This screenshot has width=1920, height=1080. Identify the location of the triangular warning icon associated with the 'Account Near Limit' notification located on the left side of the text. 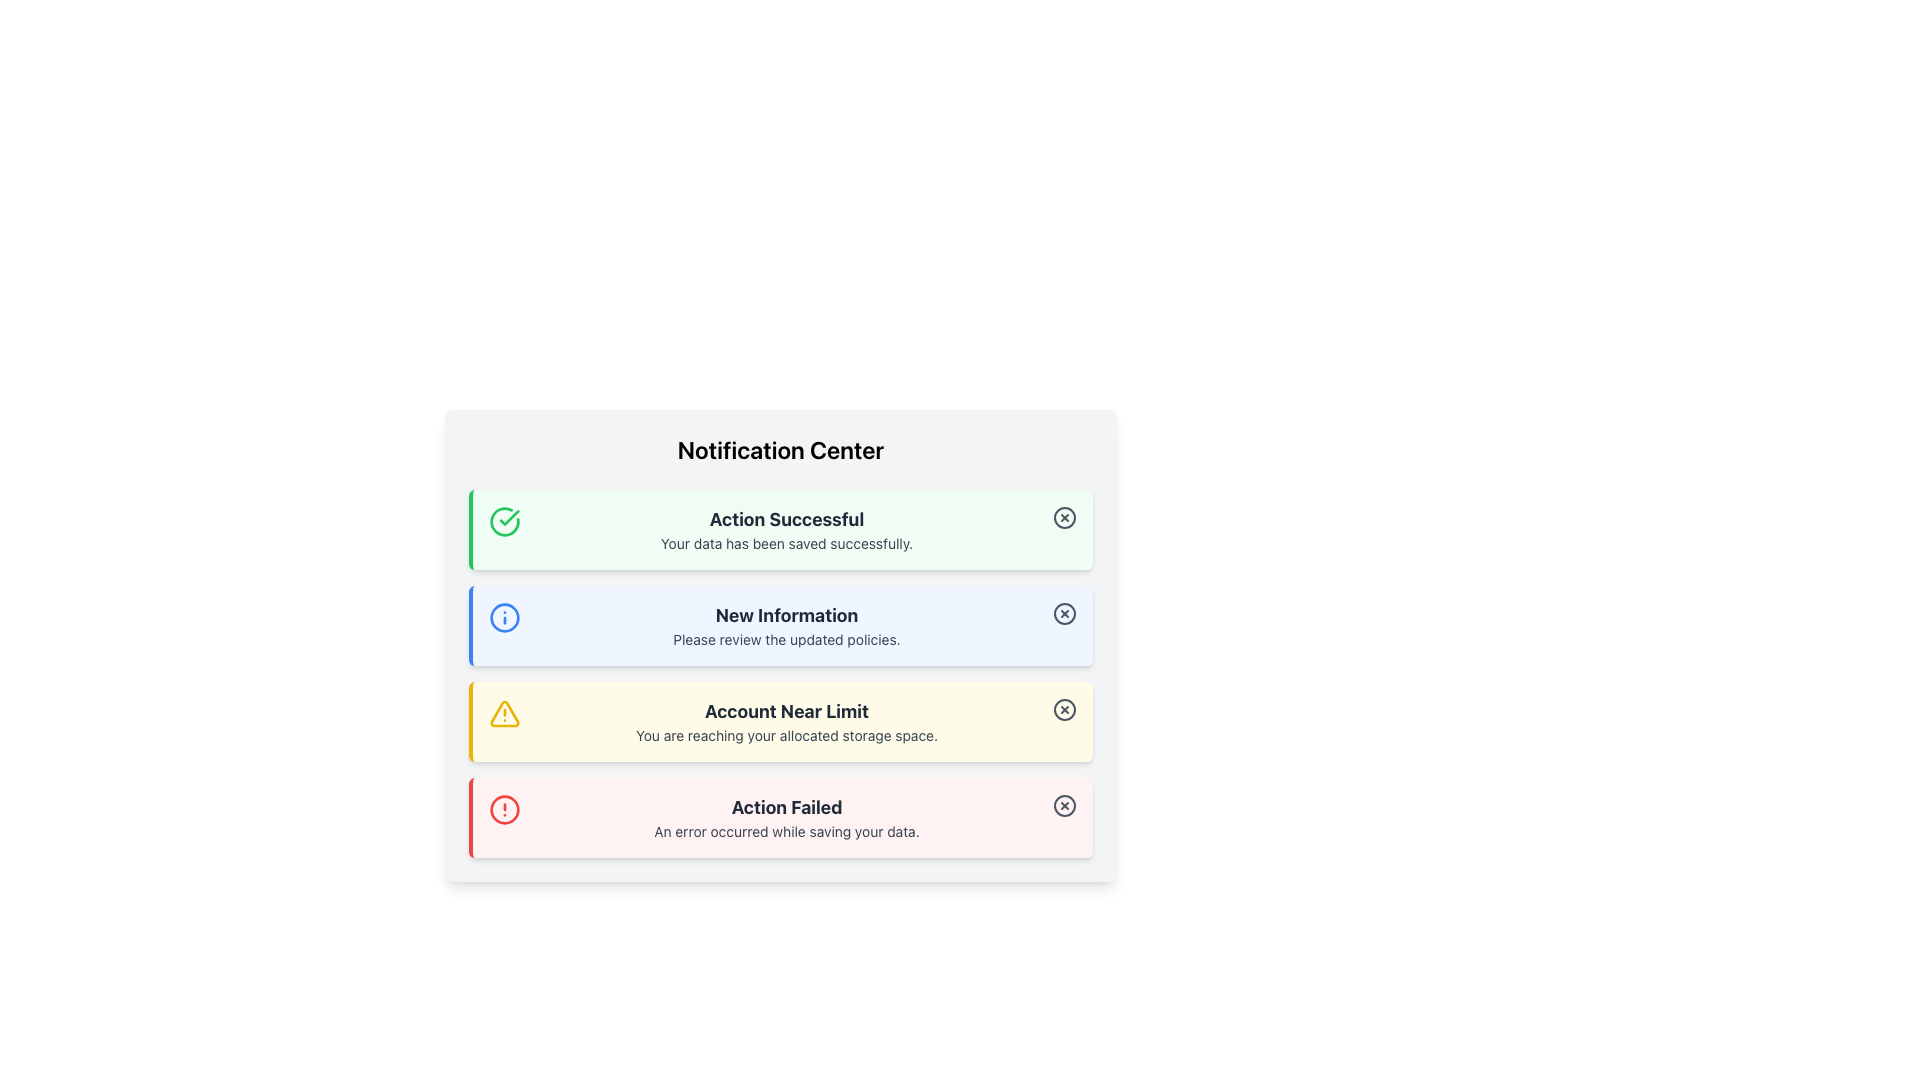
(504, 712).